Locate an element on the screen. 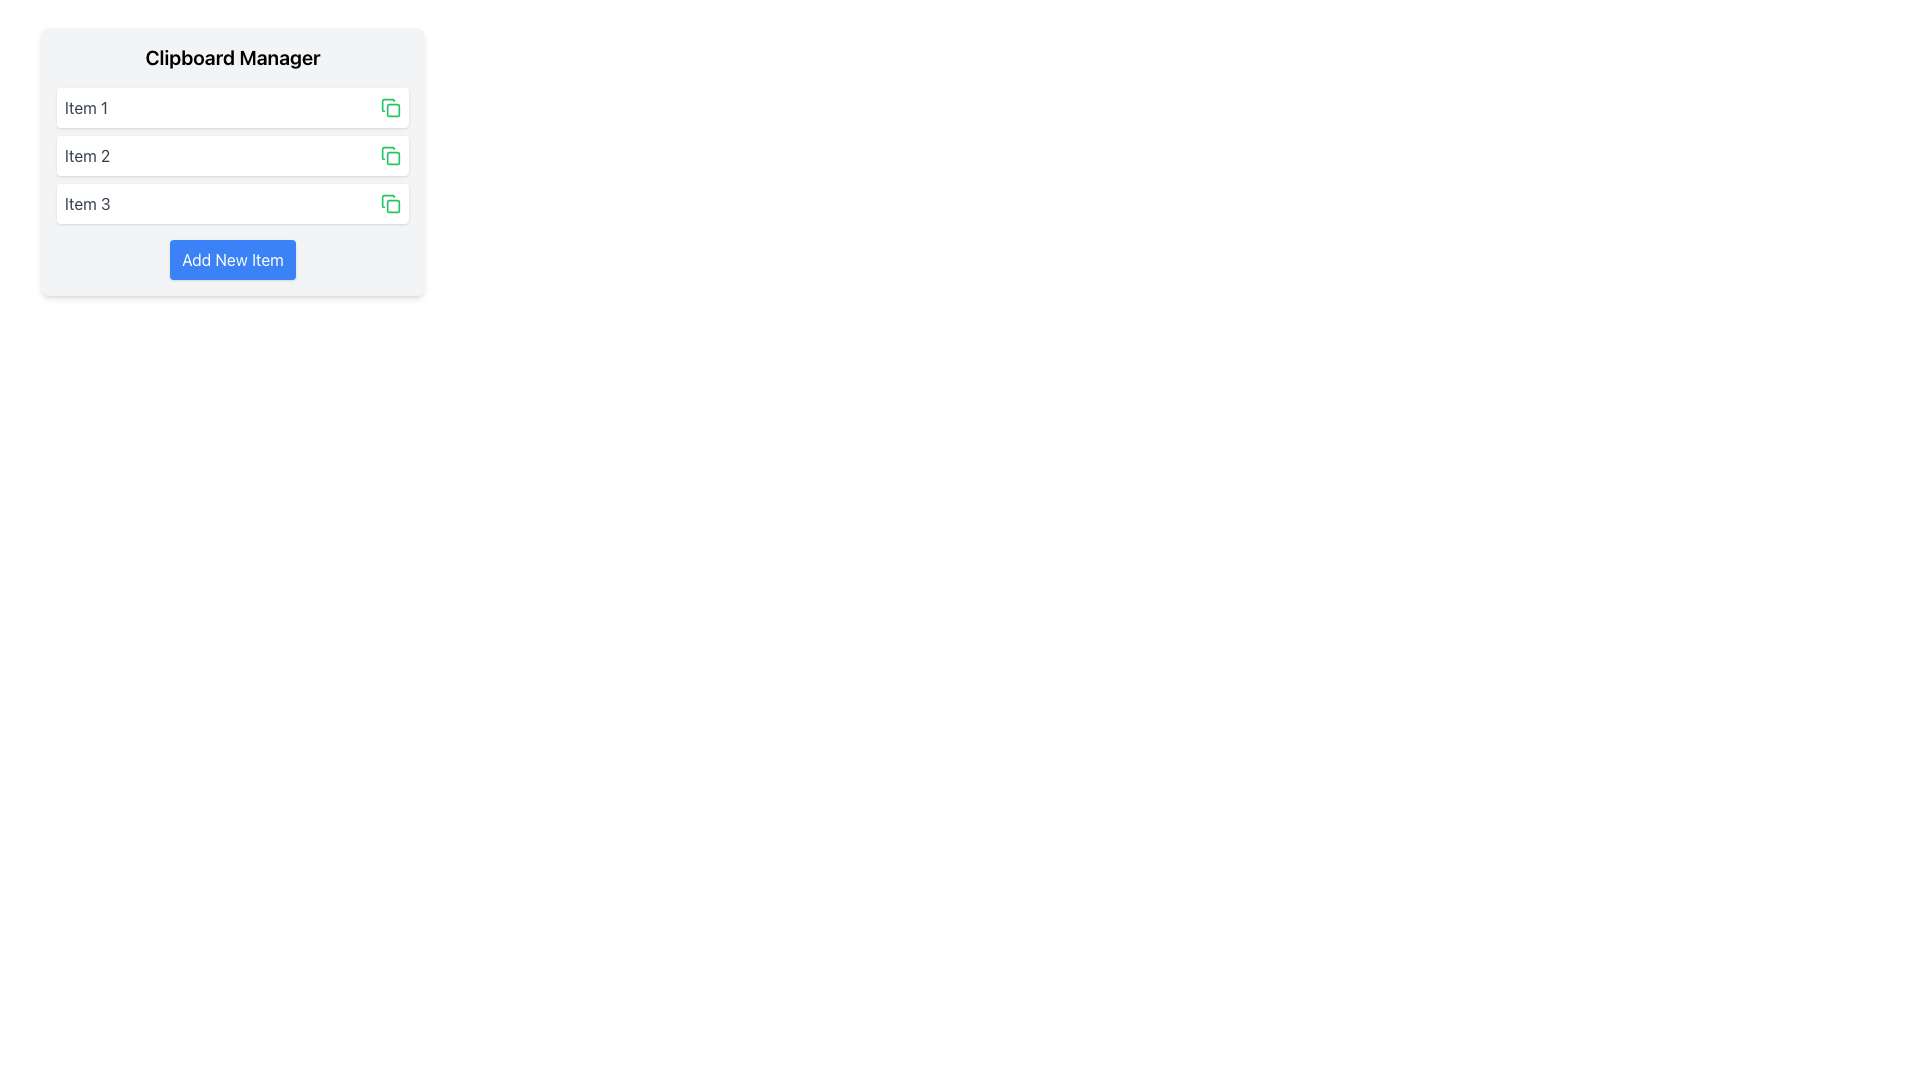  the copy button labeled 'Item 2' is located at coordinates (390, 154).